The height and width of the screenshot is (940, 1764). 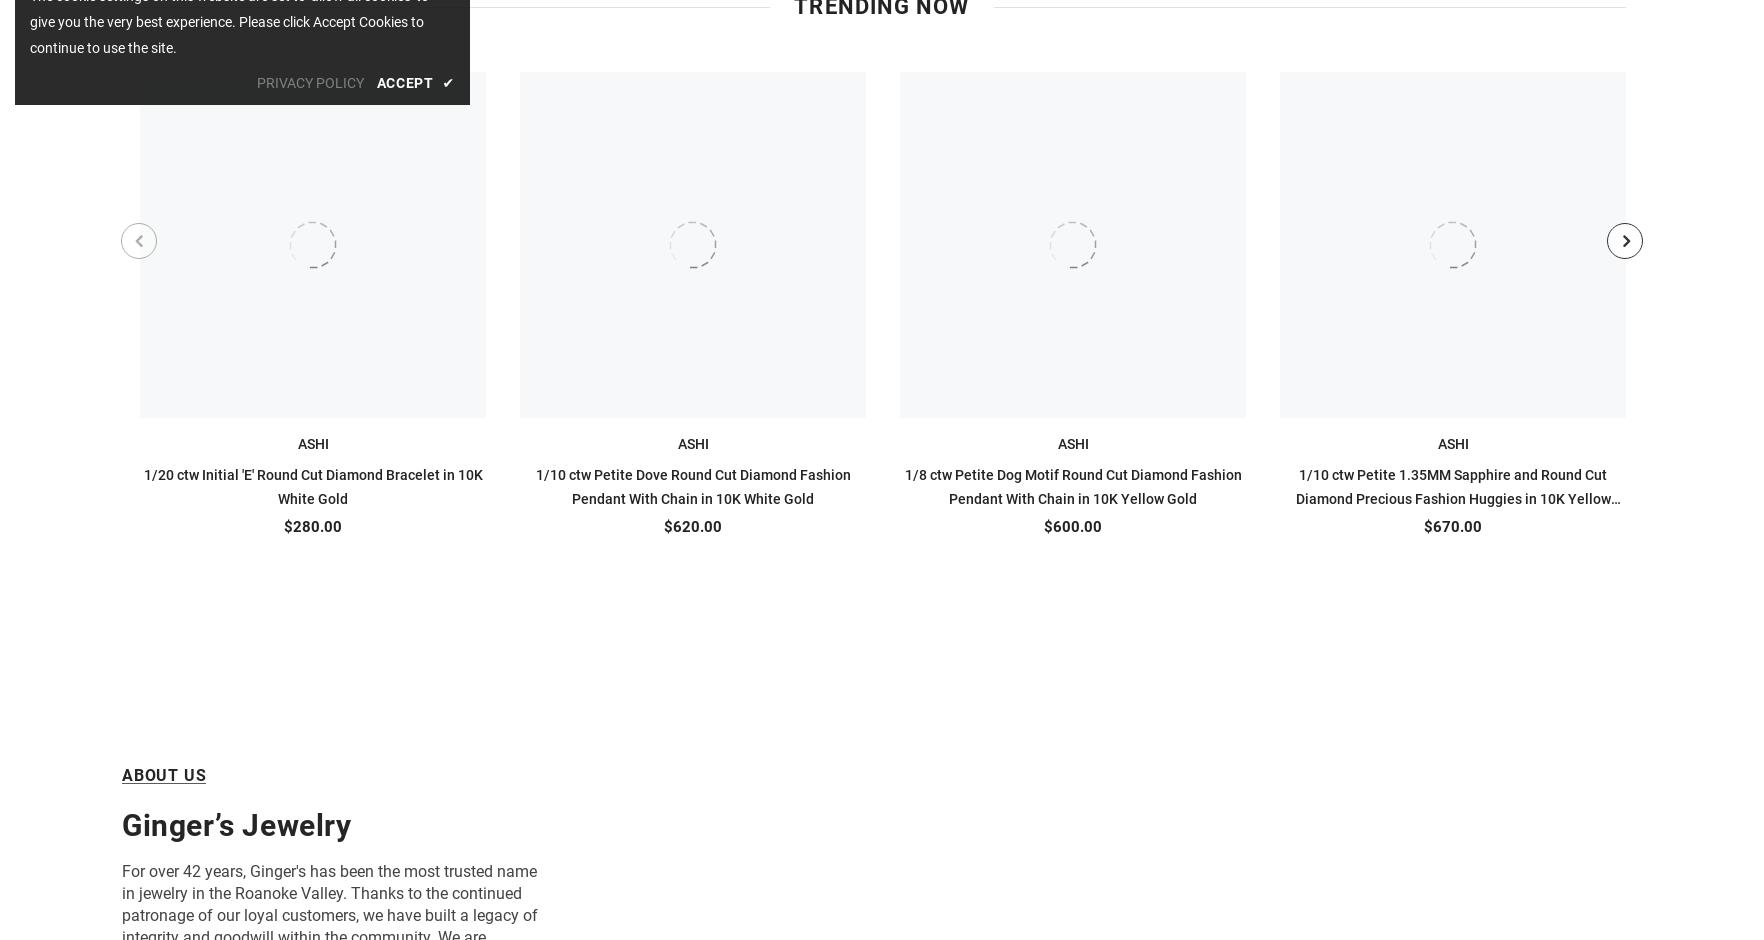 I want to click on 'About Us', so click(x=164, y=773).